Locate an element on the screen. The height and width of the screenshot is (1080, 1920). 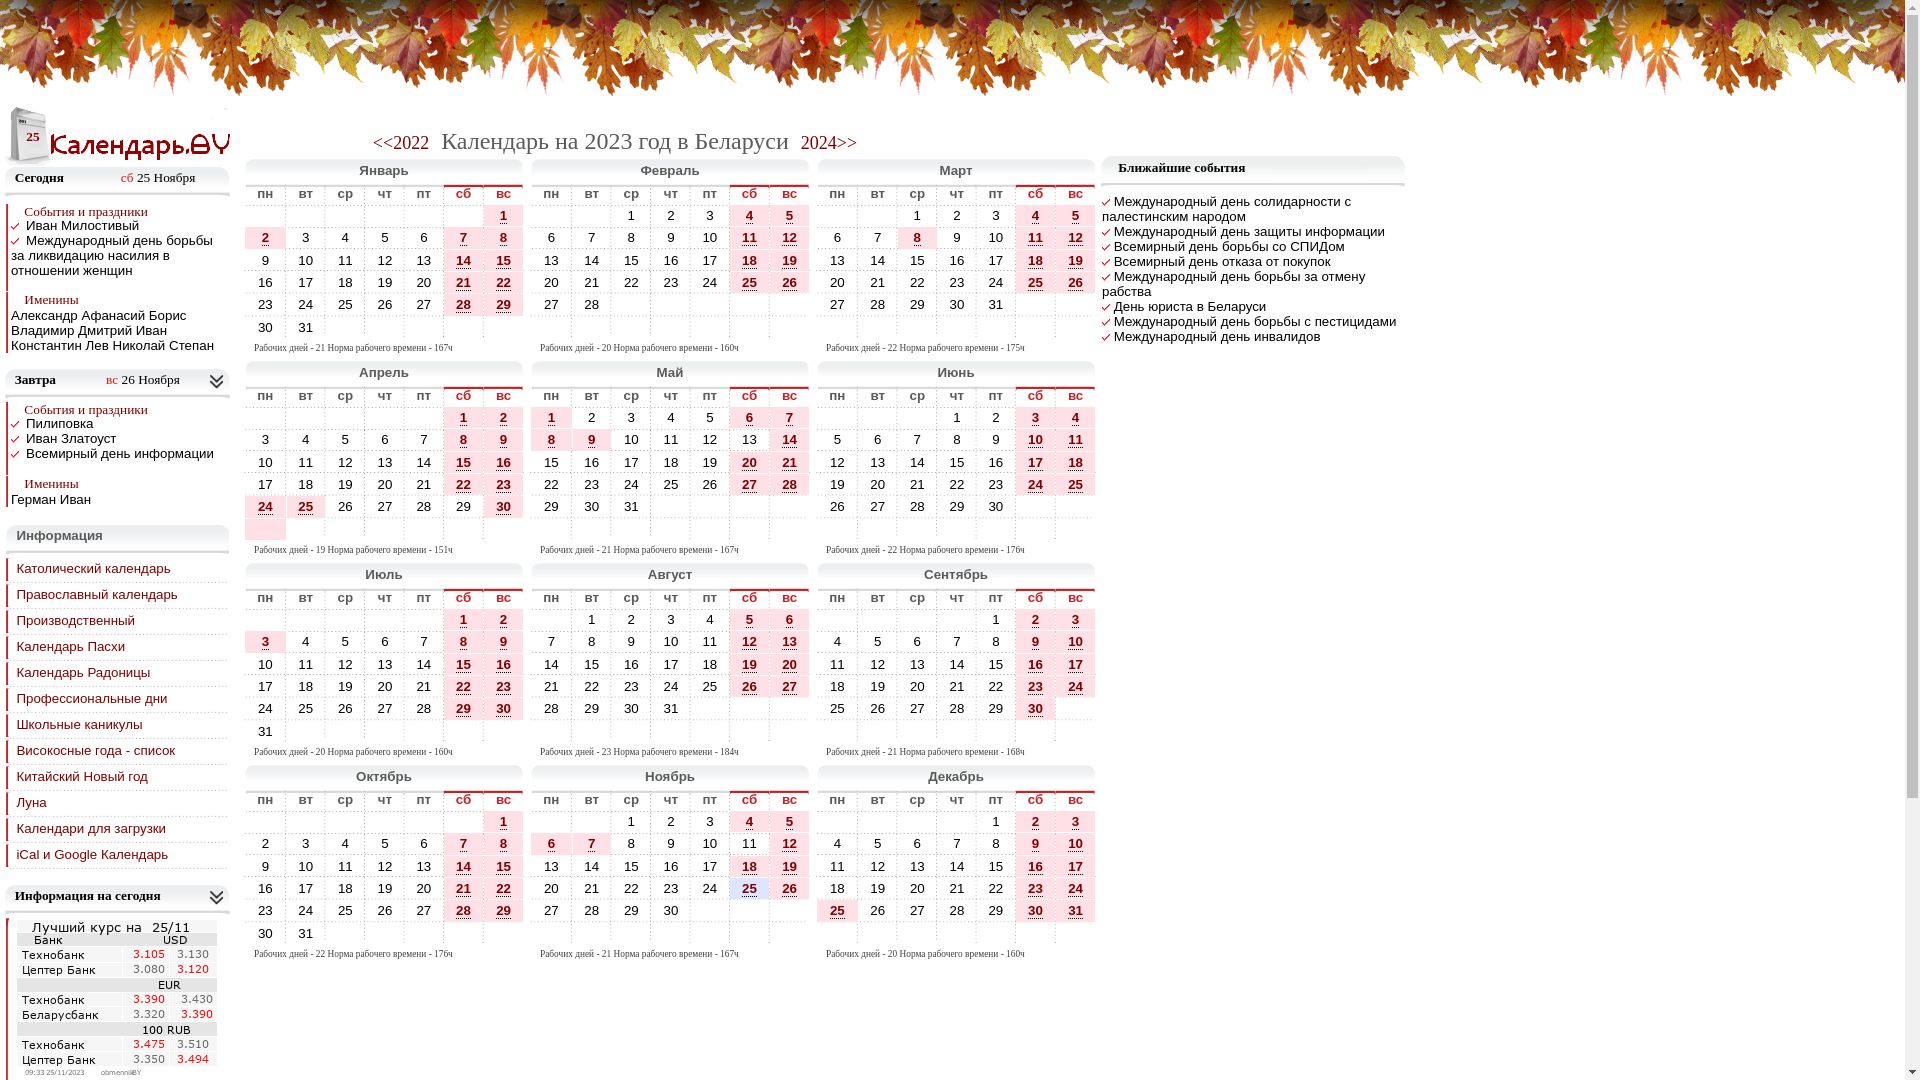
'25' is located at coordinates (748, 282).